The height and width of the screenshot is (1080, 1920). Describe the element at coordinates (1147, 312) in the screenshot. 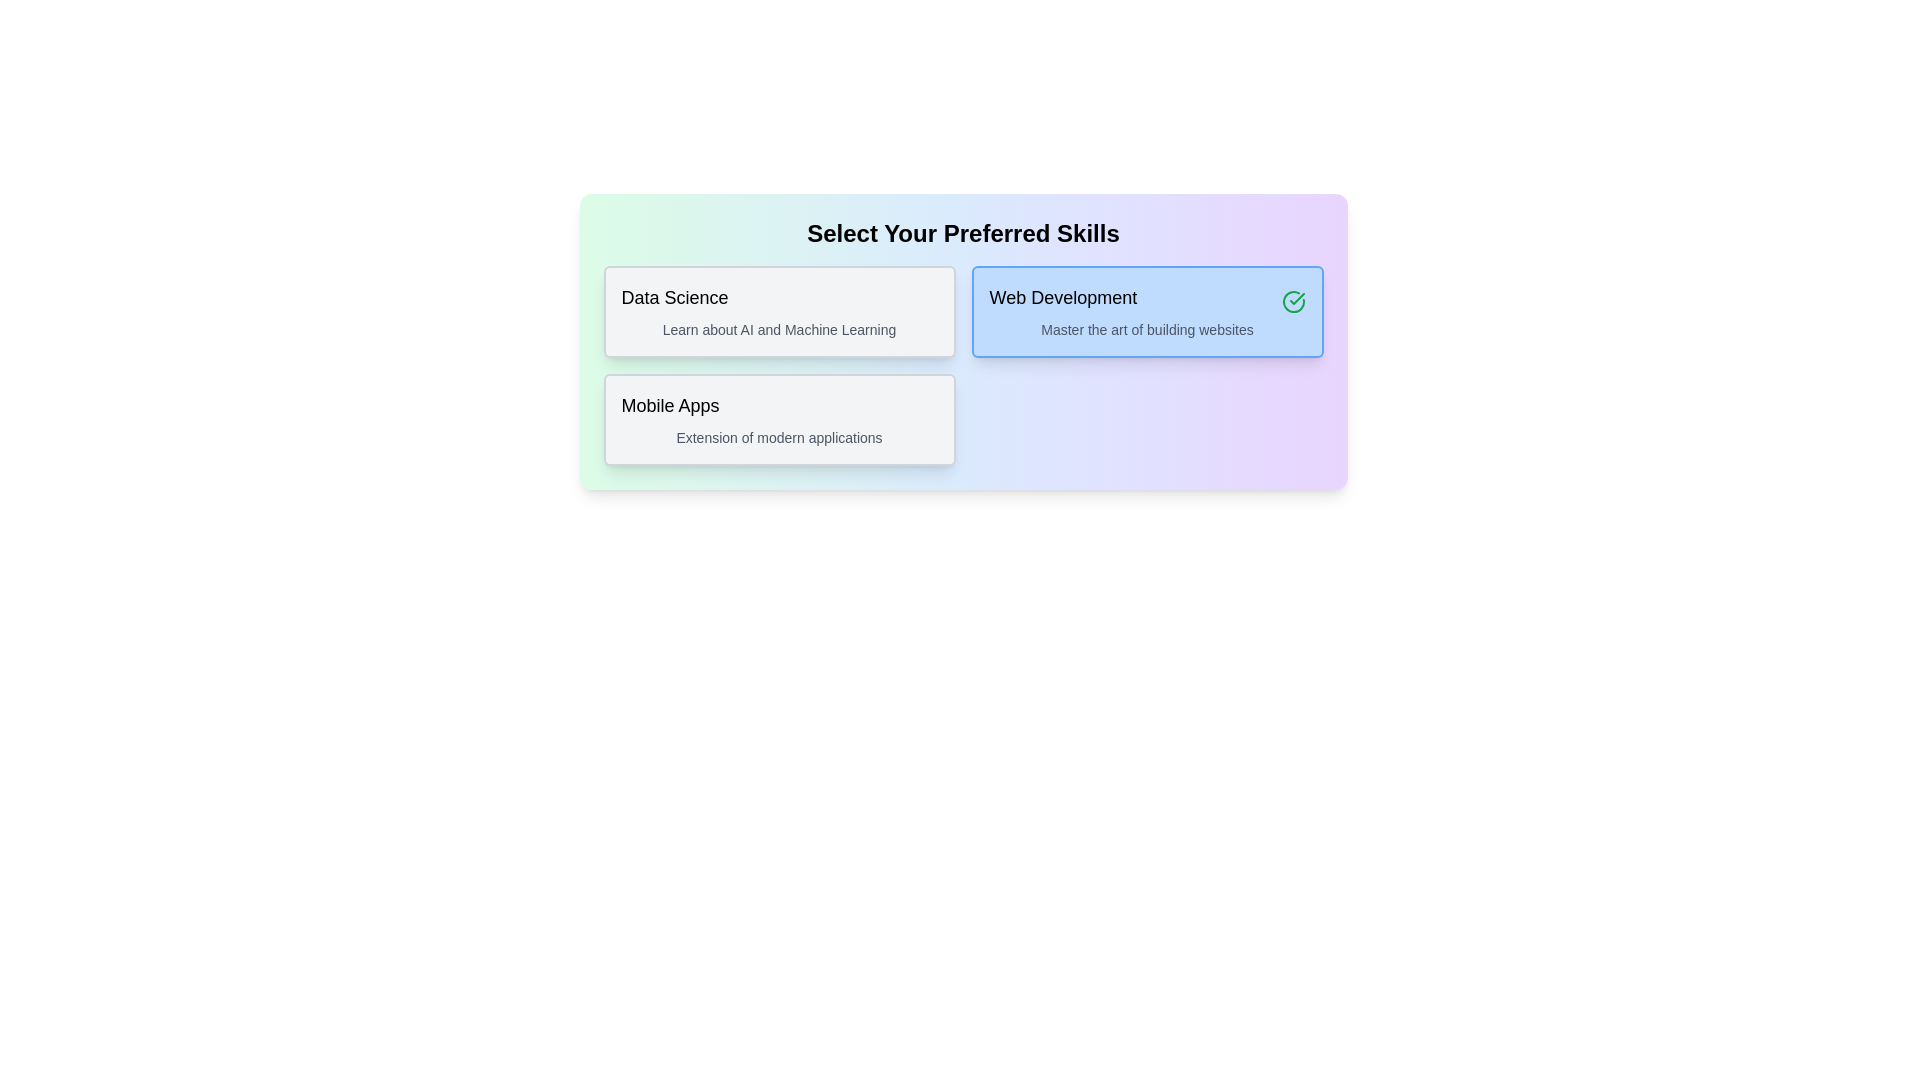

I see `the chip labeled Web Development to observe its hover effect` at that location.